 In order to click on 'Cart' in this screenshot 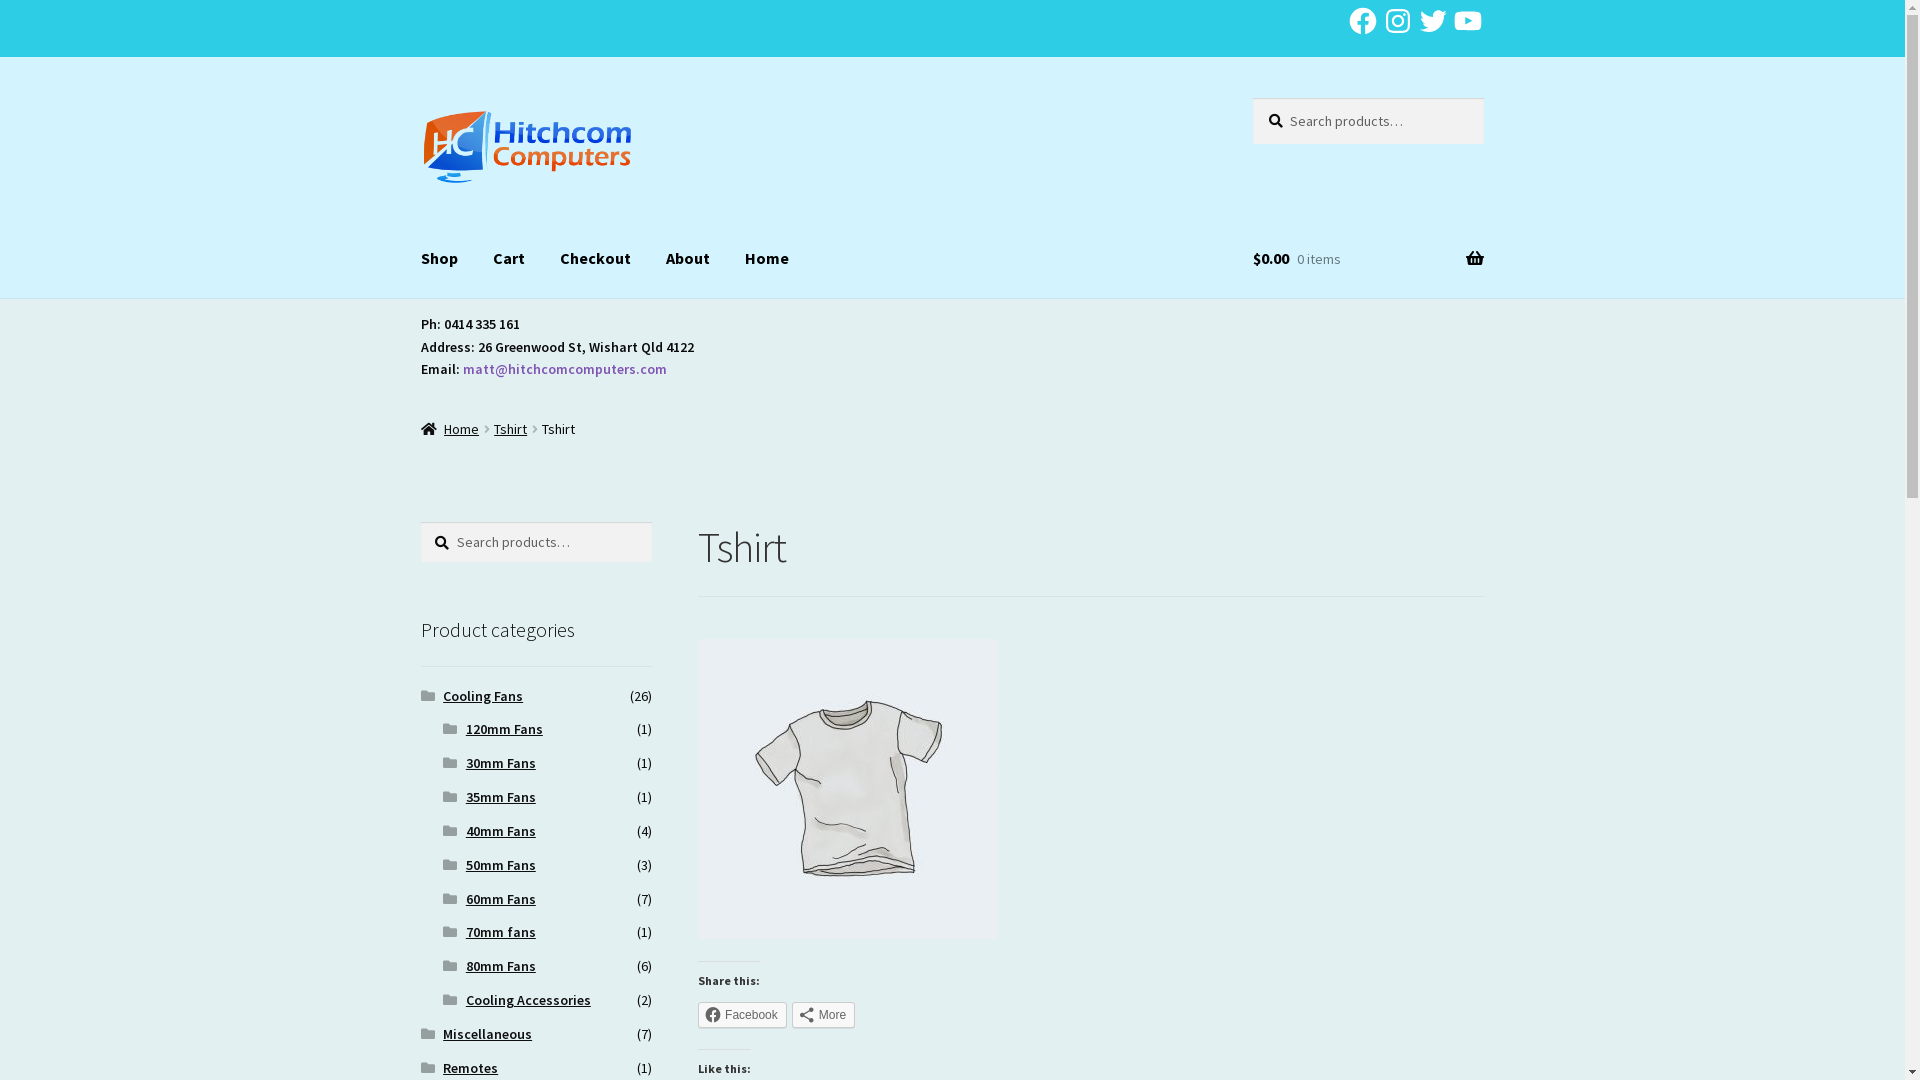, I will do `click(508, 257)`.